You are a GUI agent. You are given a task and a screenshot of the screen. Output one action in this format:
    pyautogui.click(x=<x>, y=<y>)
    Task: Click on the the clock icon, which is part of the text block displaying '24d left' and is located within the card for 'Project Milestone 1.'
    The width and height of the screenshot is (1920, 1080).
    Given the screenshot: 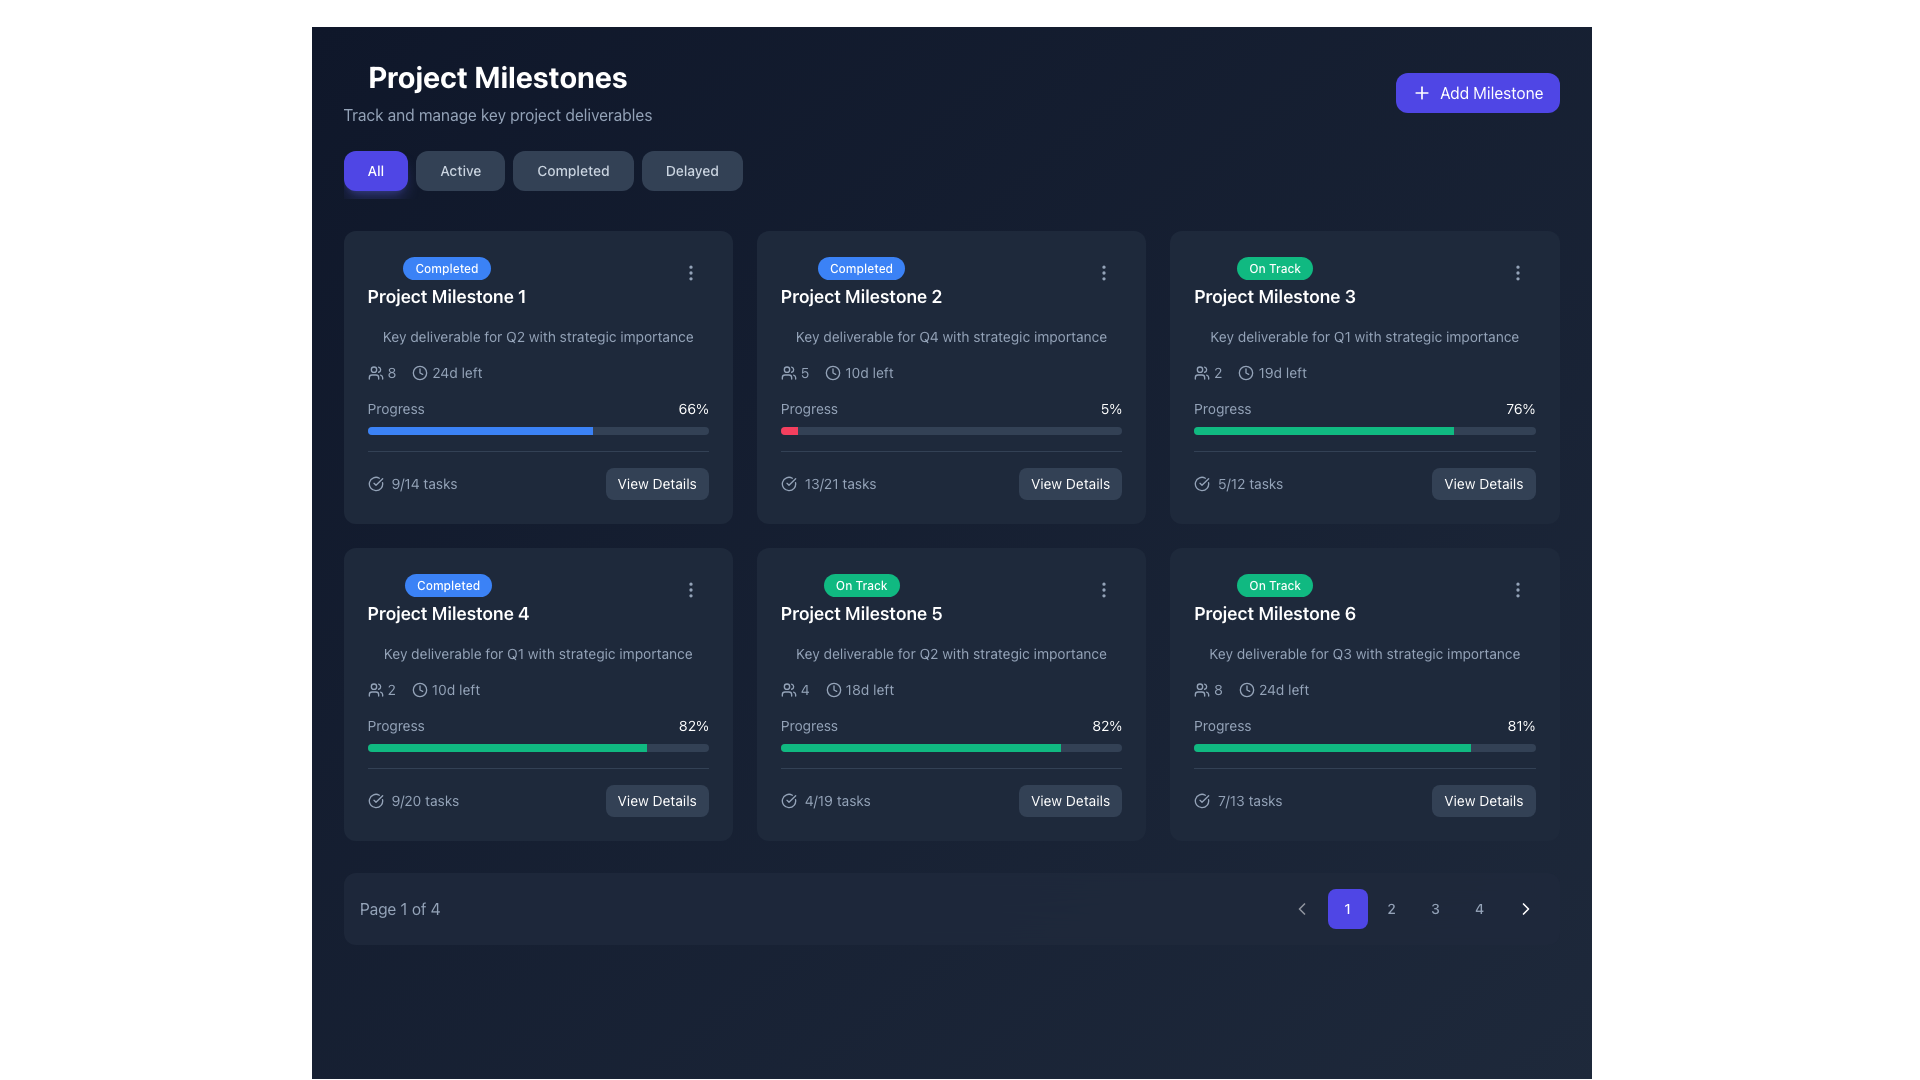 What is the action you would take?
    pyautogui.click(x=419, y=373)
    